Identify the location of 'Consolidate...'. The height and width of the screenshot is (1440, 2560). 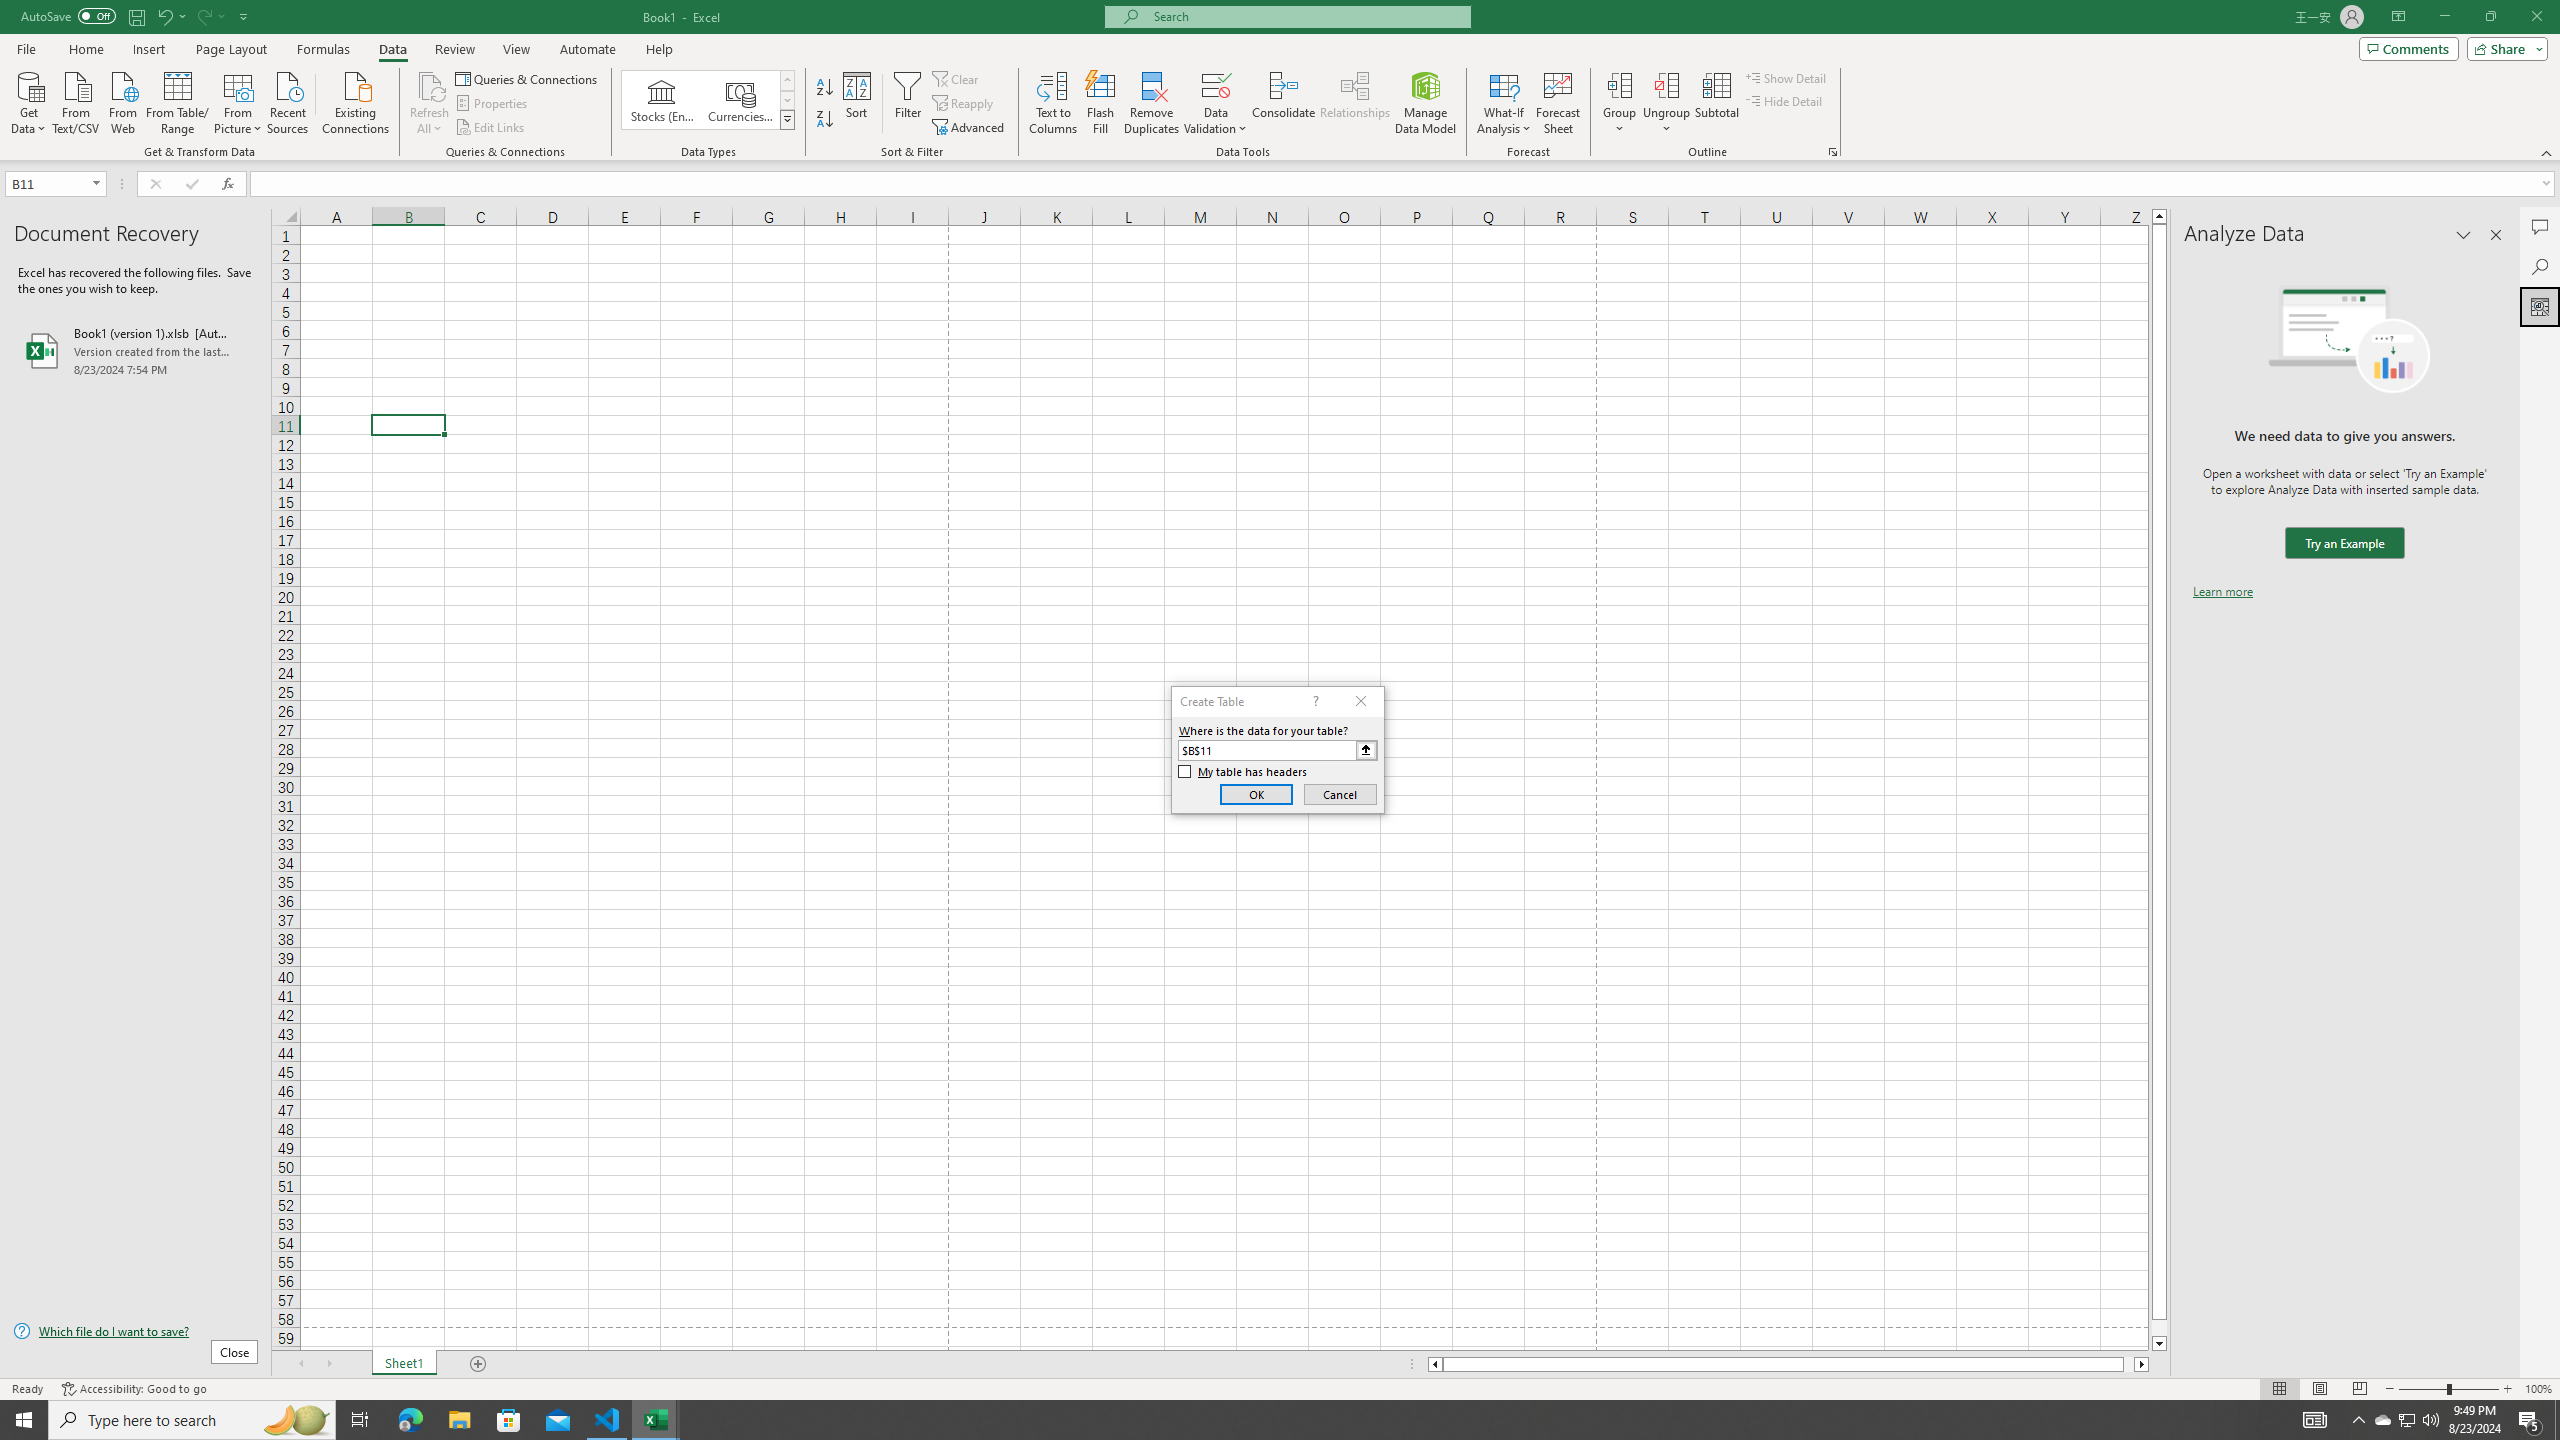
(1283, 103).